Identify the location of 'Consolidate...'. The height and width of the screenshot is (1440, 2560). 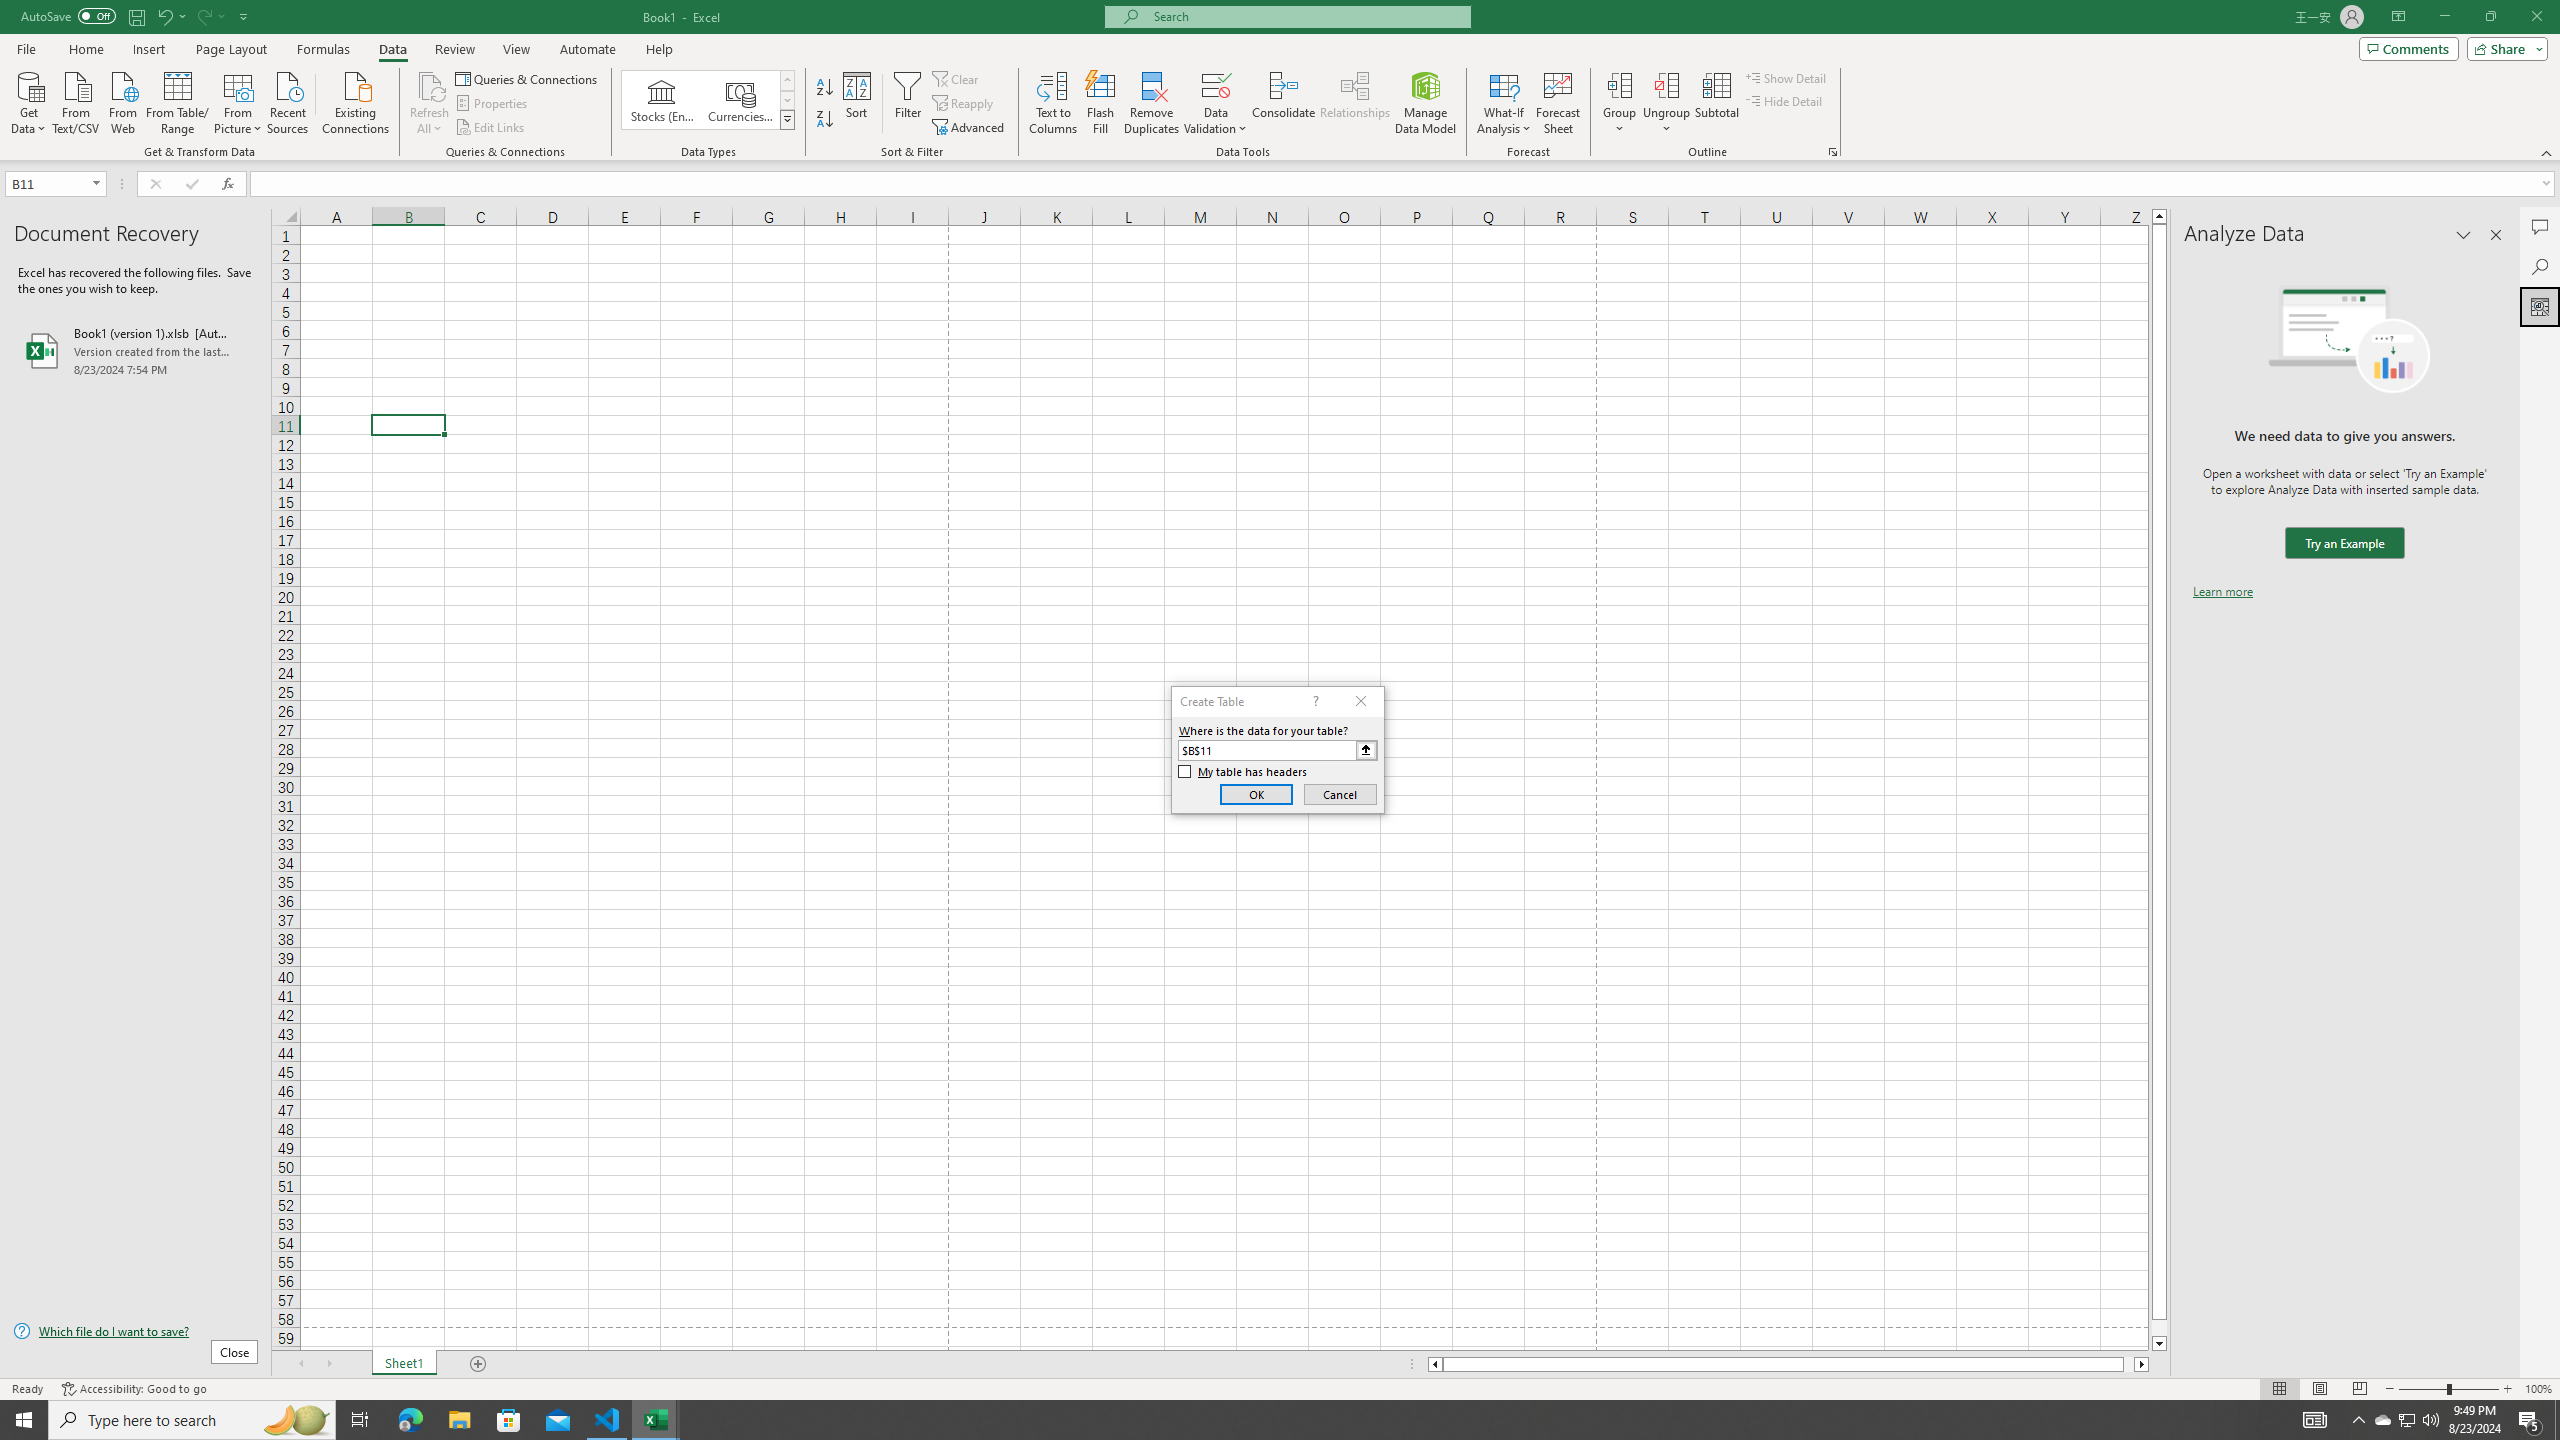
(1283, 103).